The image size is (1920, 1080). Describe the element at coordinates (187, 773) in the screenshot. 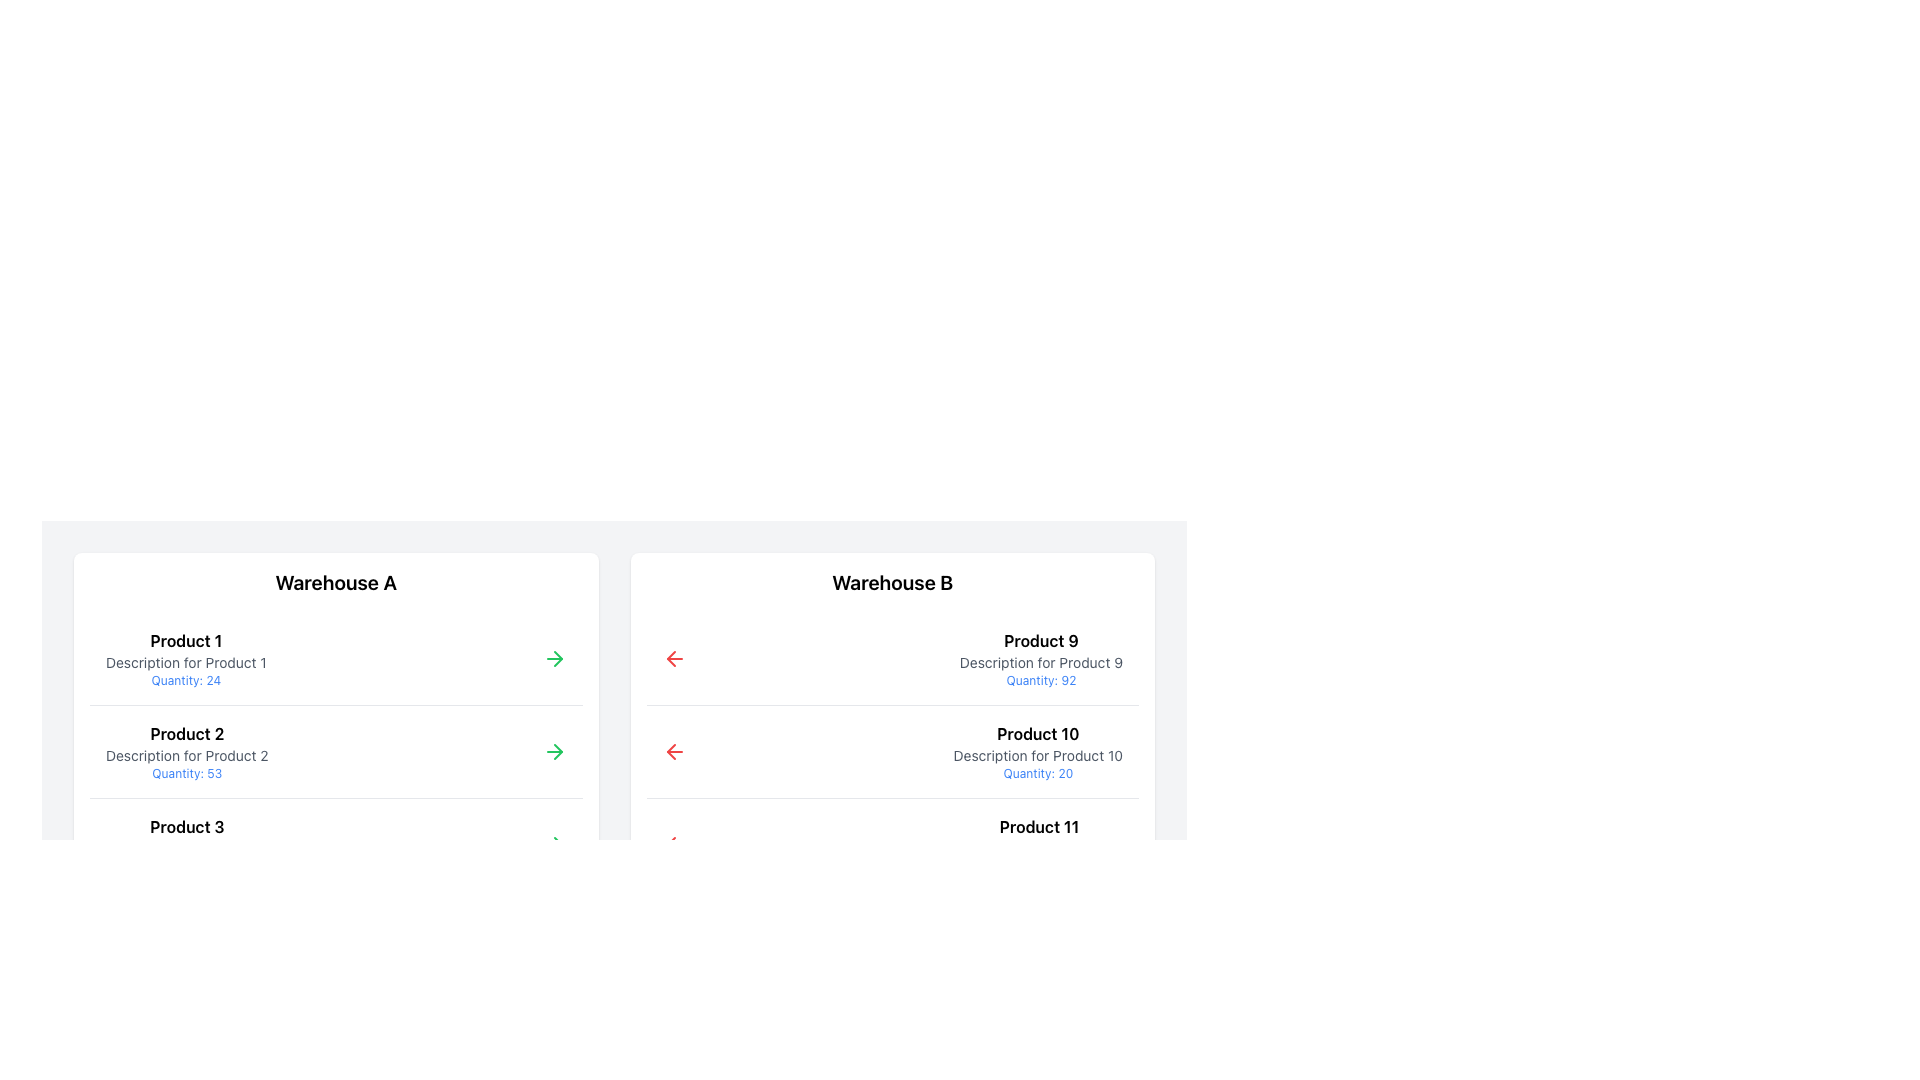

I see `the text label displaying 'Quantity: 53' in a small blue font, located below the description of 'Product 2' in the 'Warehouse A' section` at that location.